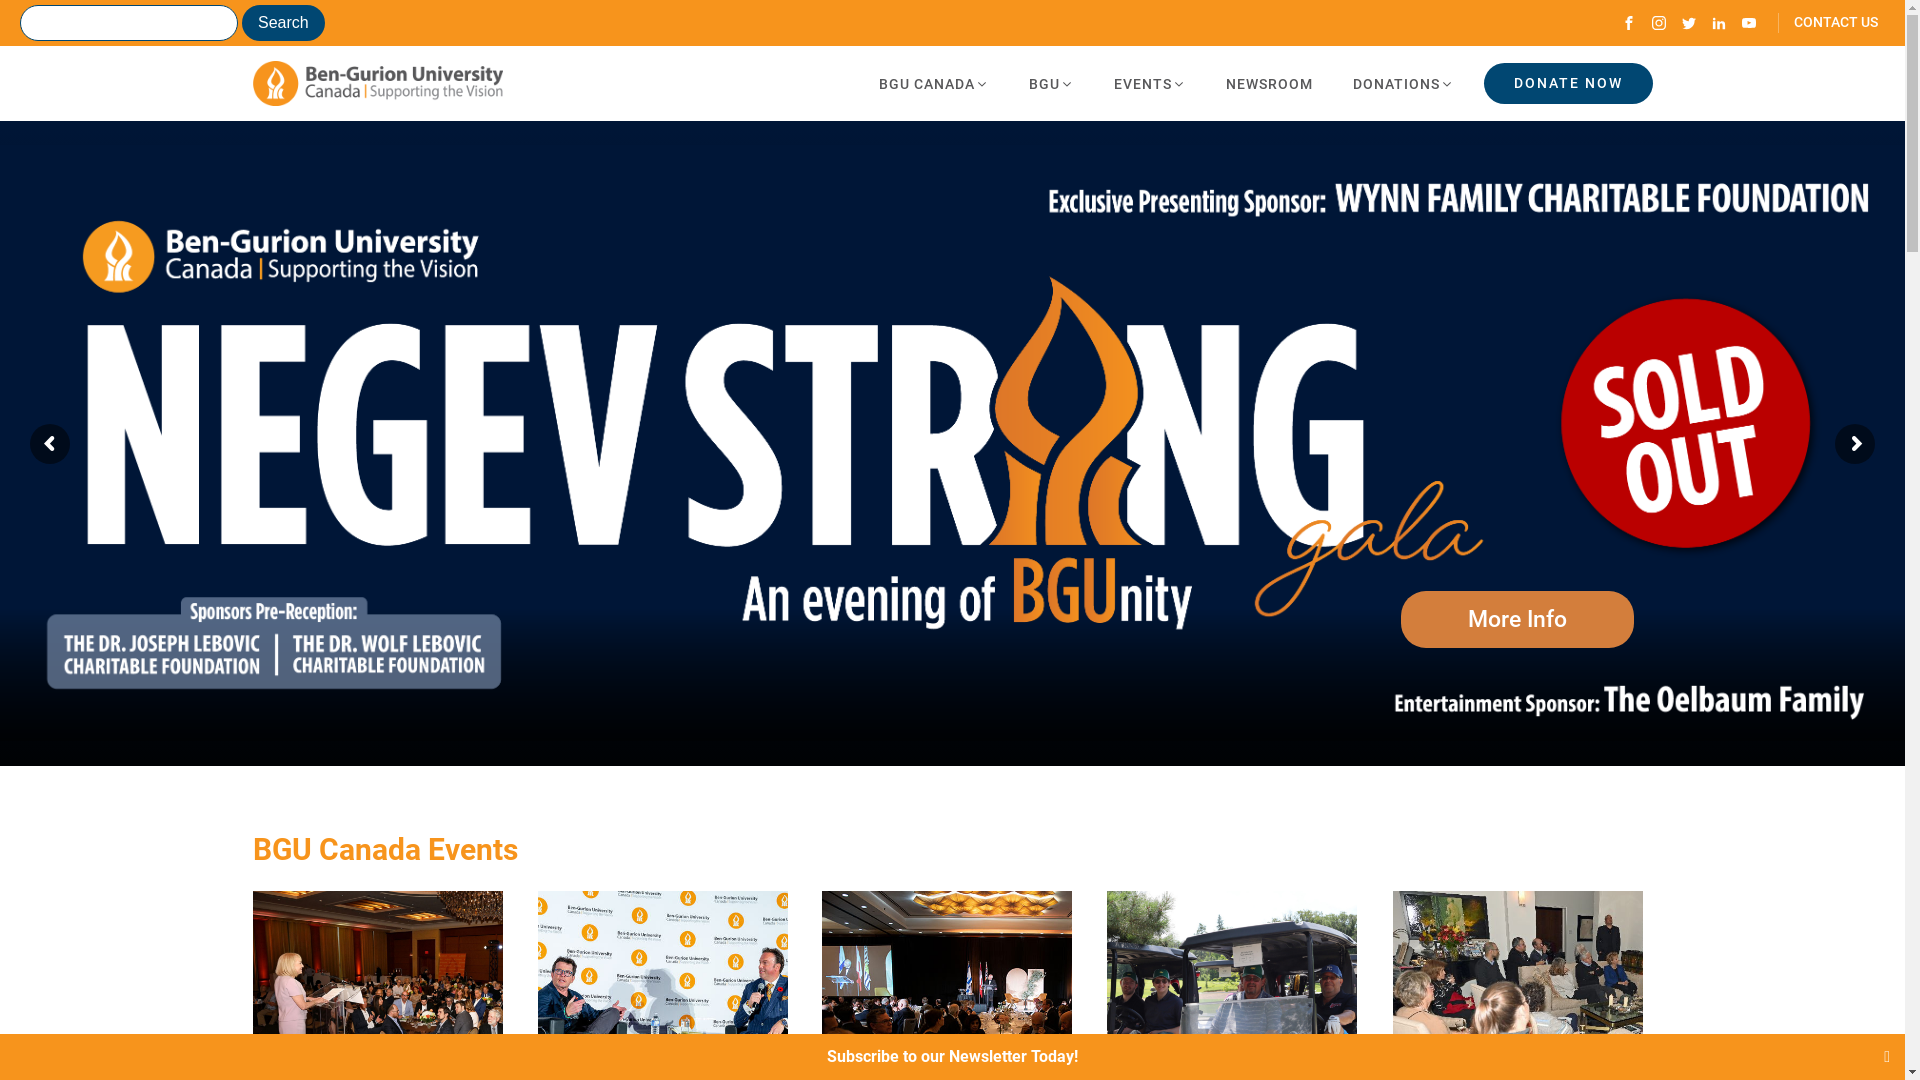 The image size is (1920, 1080). What do you see at coordinates (931, 83) in the screenshot?
I see `'BGU CANADA'` at bounding box center [931, 83].